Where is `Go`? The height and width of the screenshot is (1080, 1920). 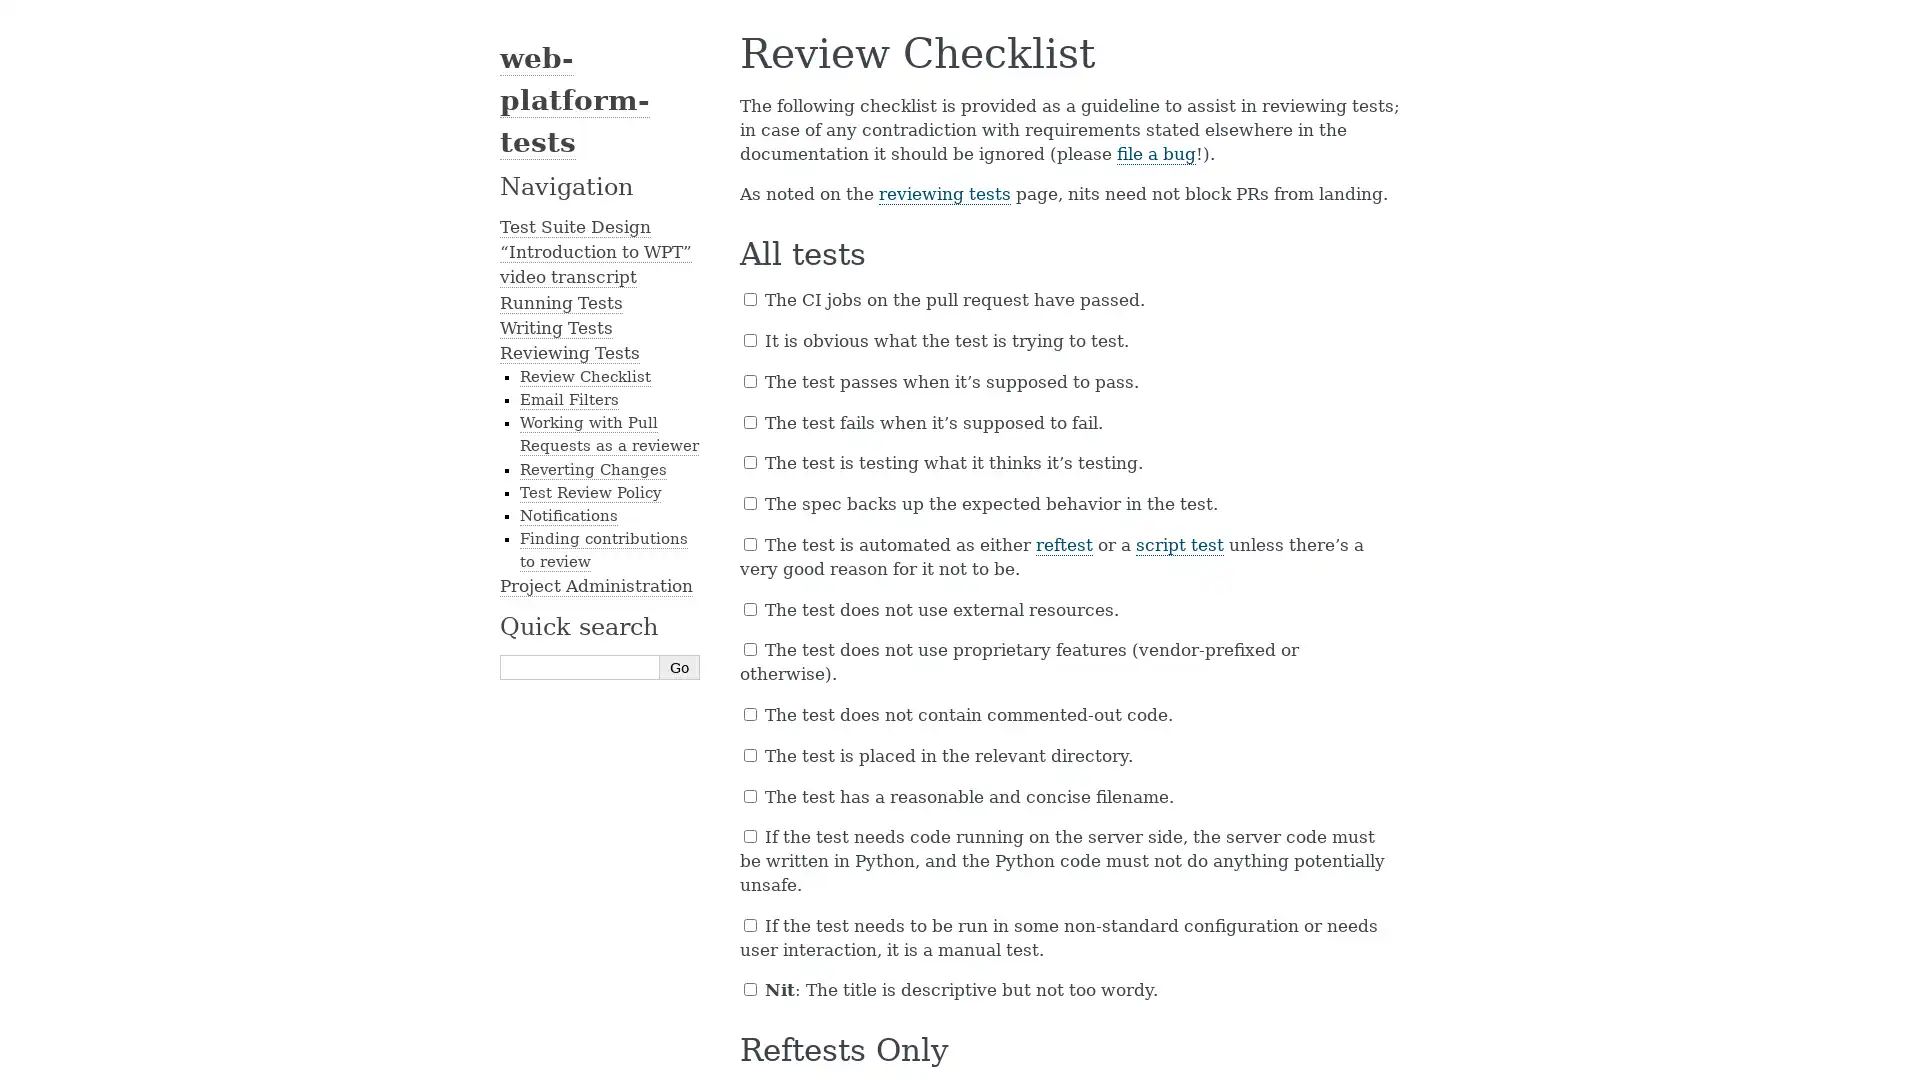 Go is located at coordinates (680, 667).